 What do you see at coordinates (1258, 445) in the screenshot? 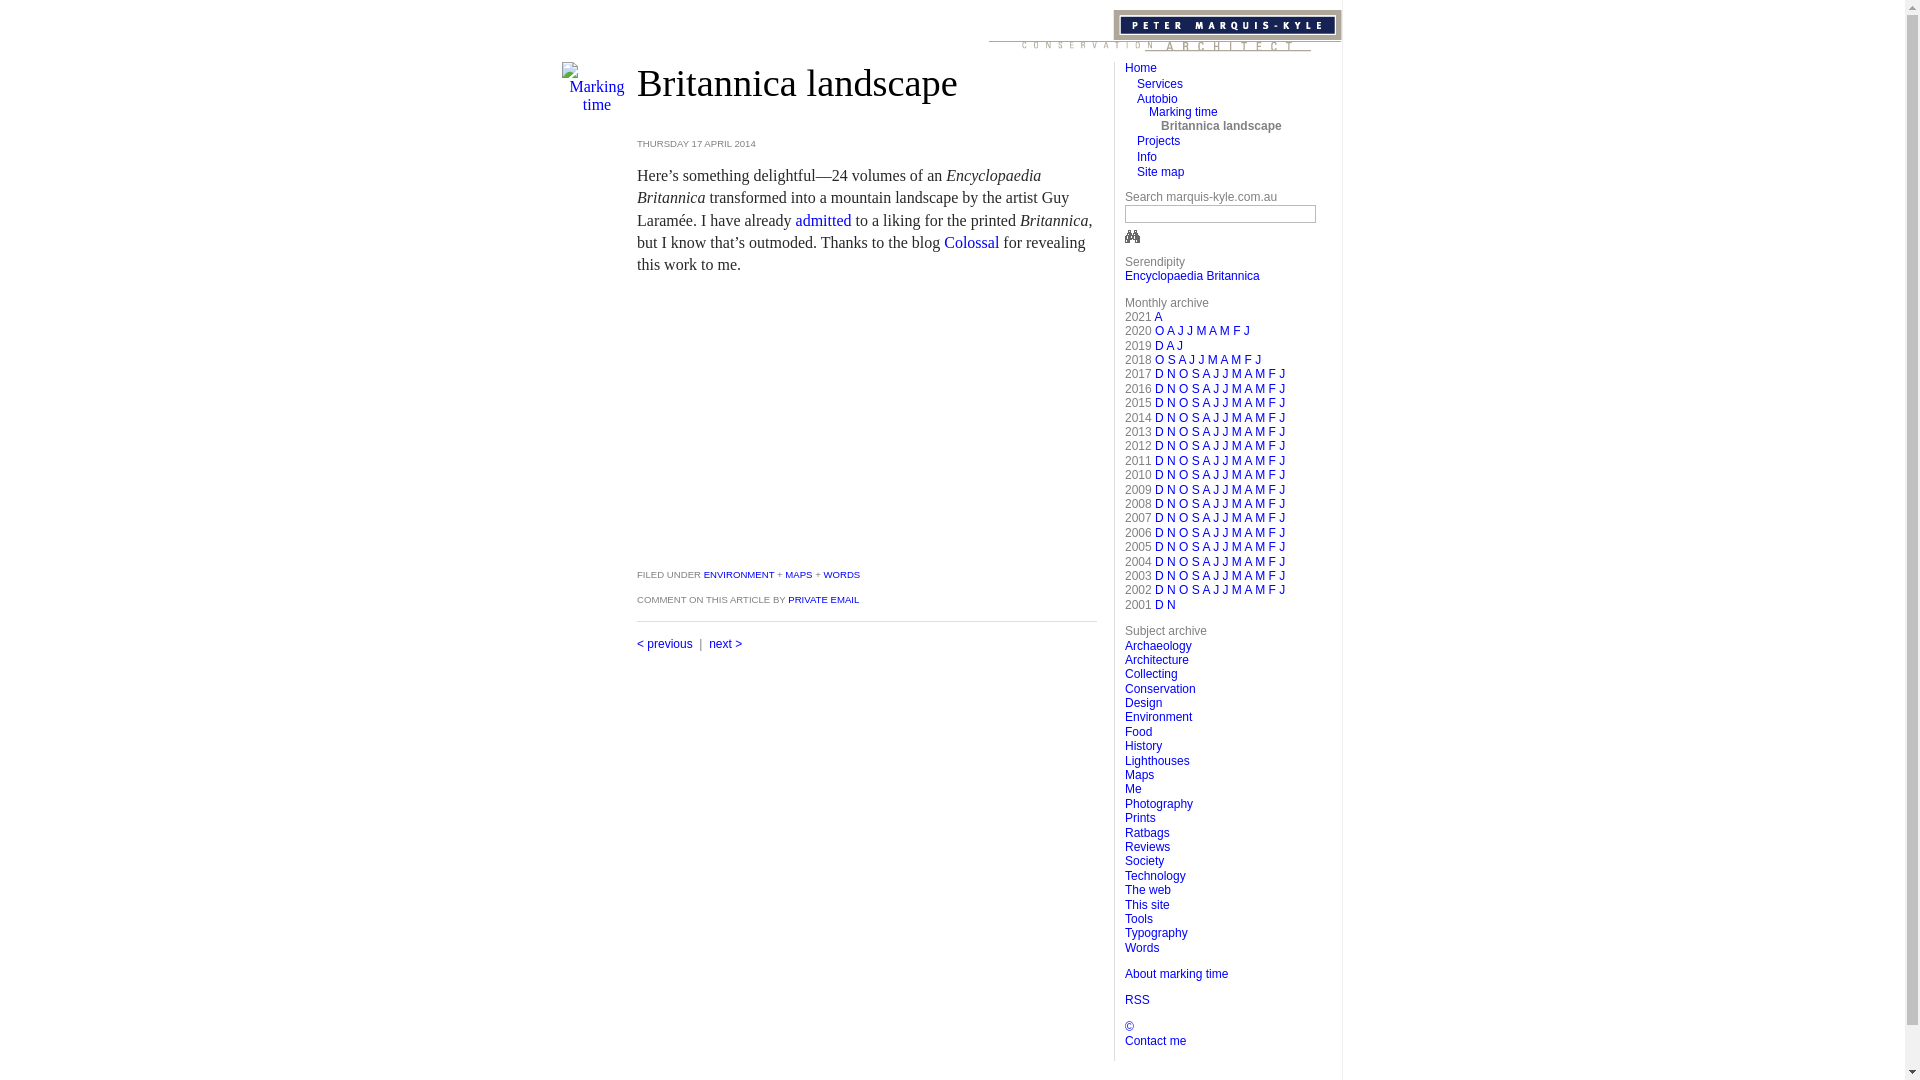
I see `'M'` at bounding box center [1258, 445].